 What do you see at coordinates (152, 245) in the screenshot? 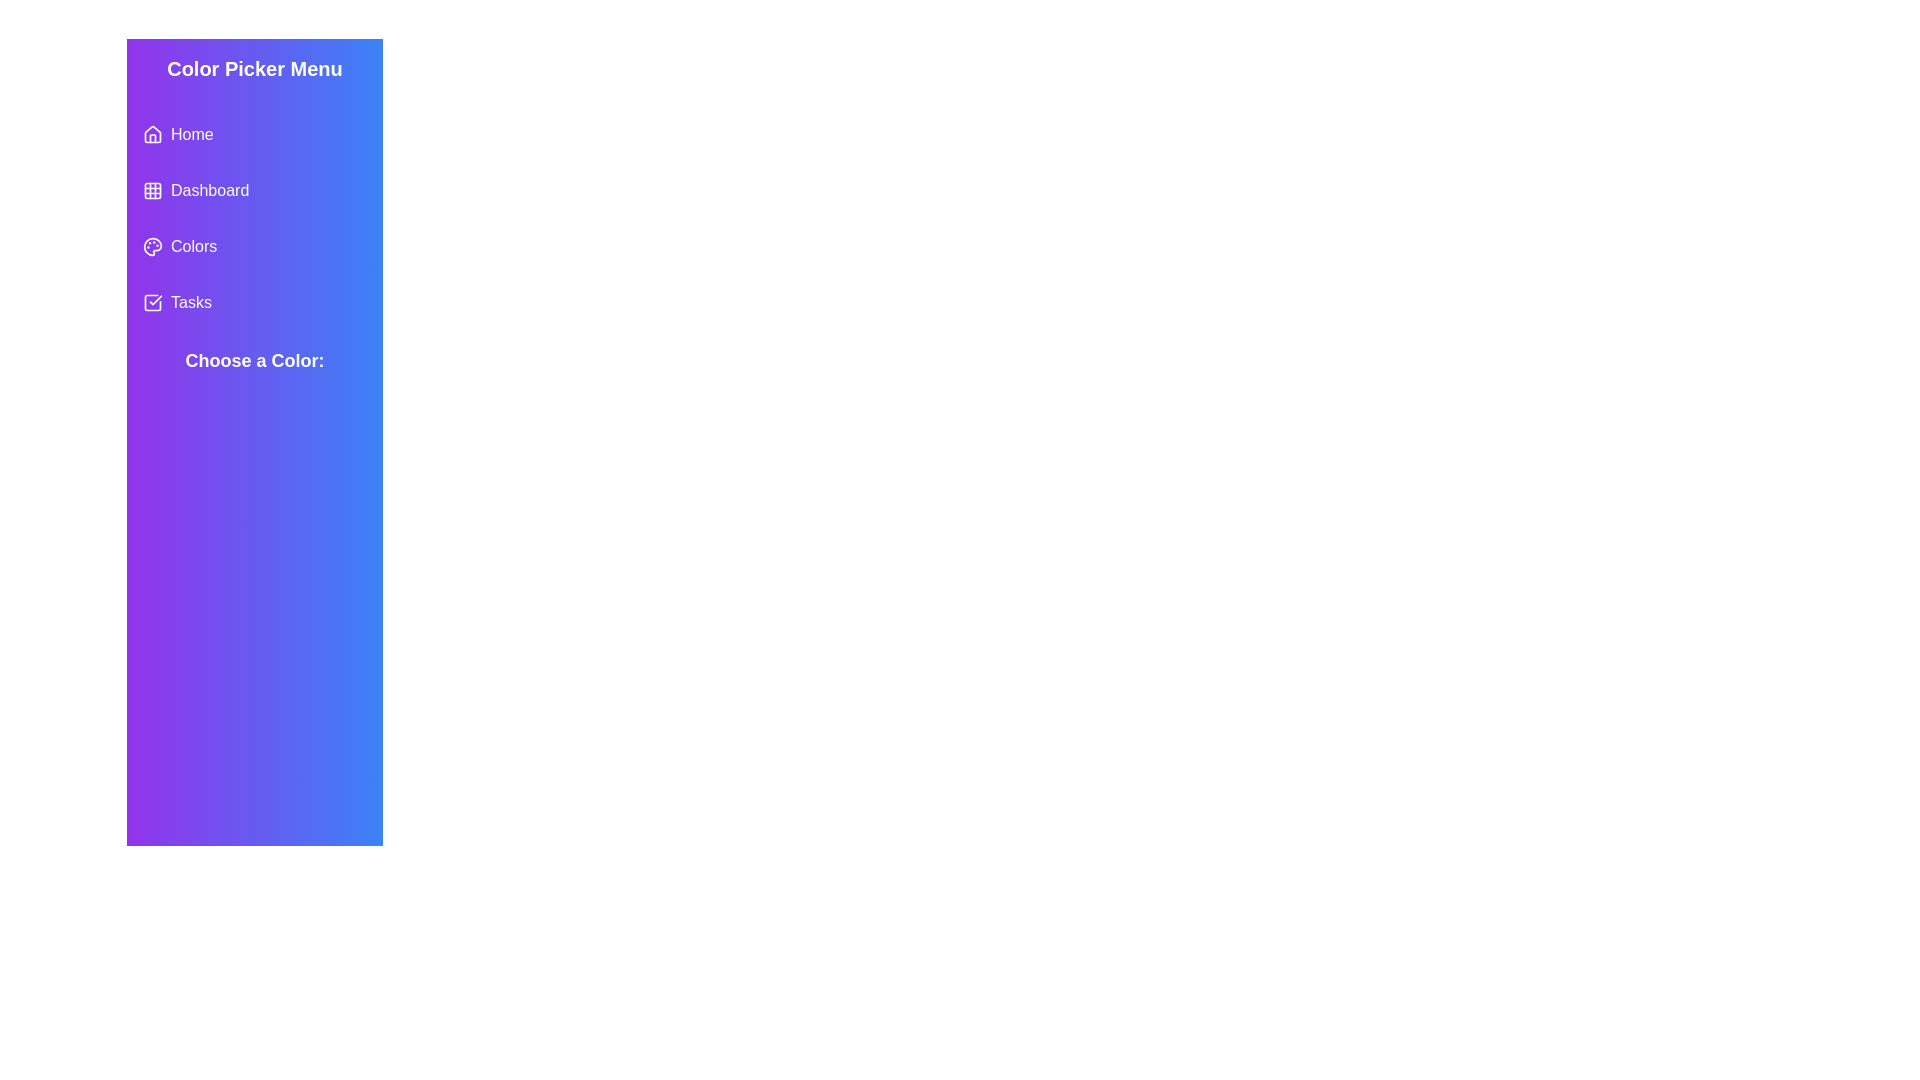
I see `the palette icon located in the 'Colors' section of the sidebar menu` at bounding box center [152, 245].